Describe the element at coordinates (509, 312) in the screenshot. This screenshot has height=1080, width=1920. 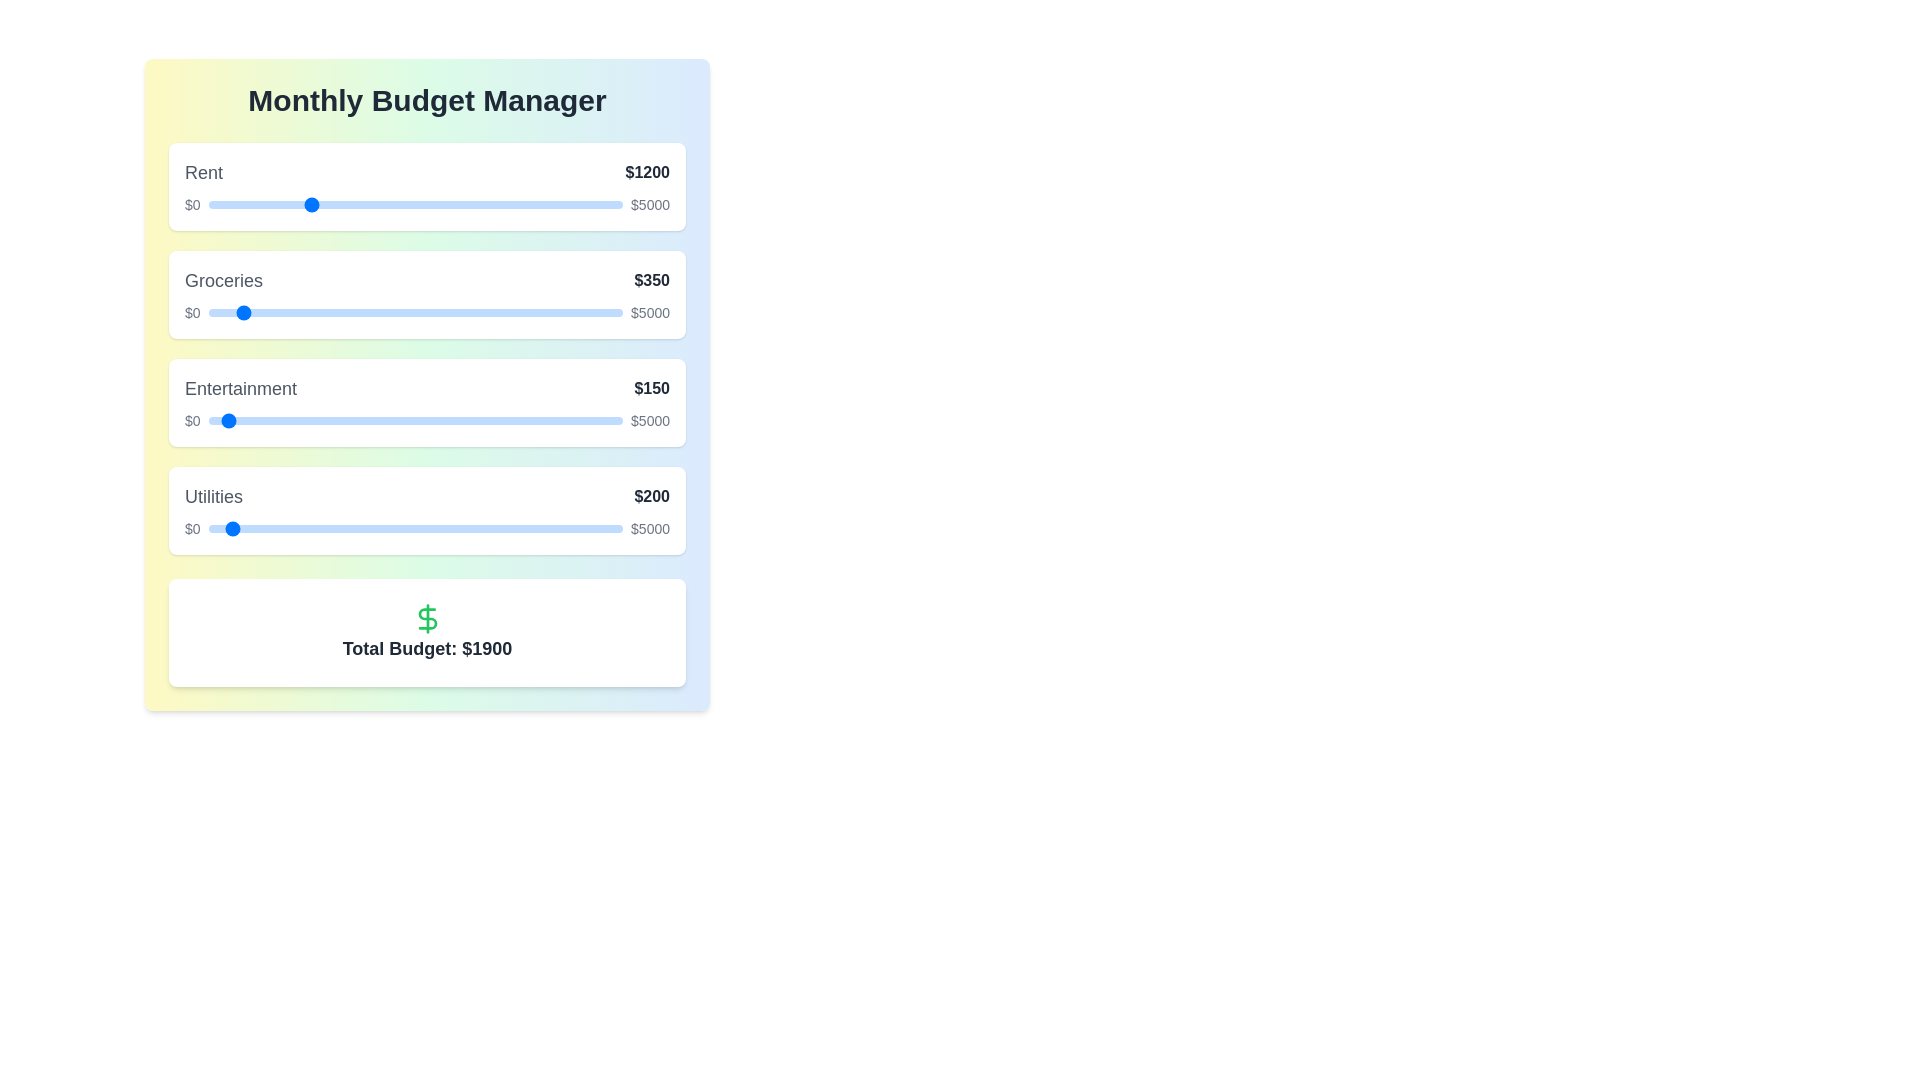
I see `groceries budget` at that location.